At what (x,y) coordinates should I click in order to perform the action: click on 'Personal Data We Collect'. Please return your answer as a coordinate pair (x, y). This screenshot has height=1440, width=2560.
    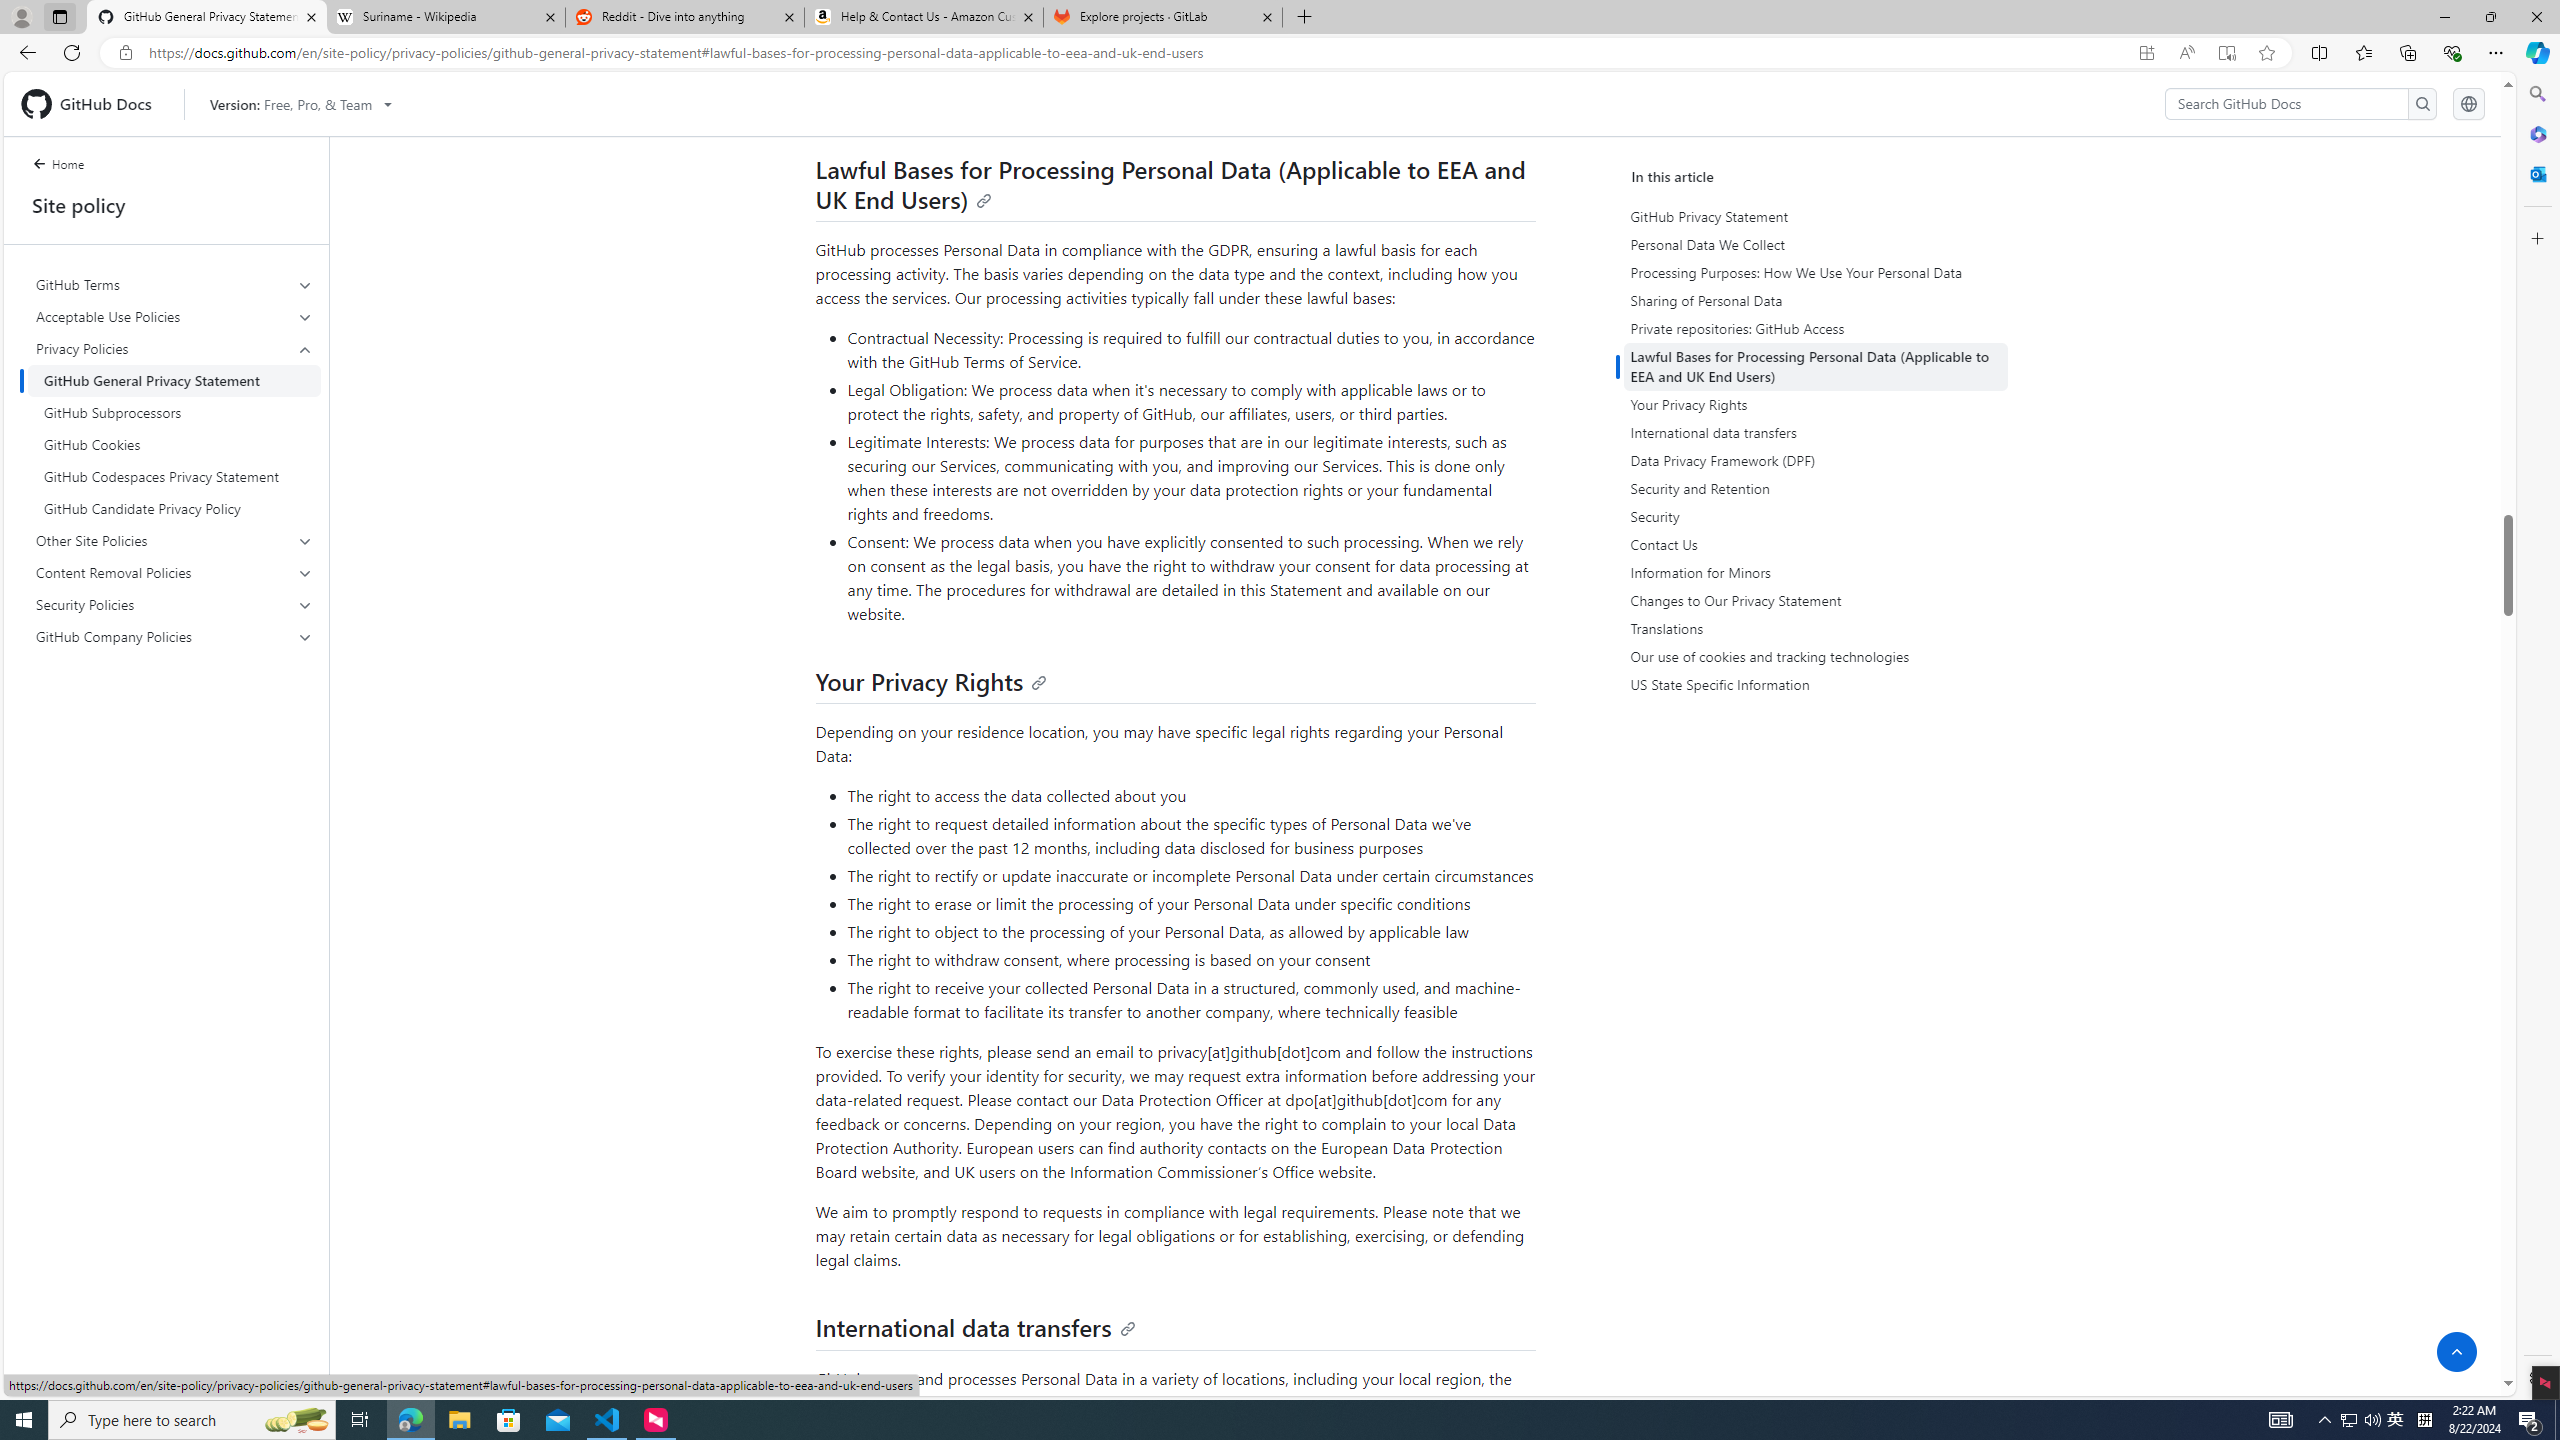
    Looking at the image, I should click on (1814, 244).